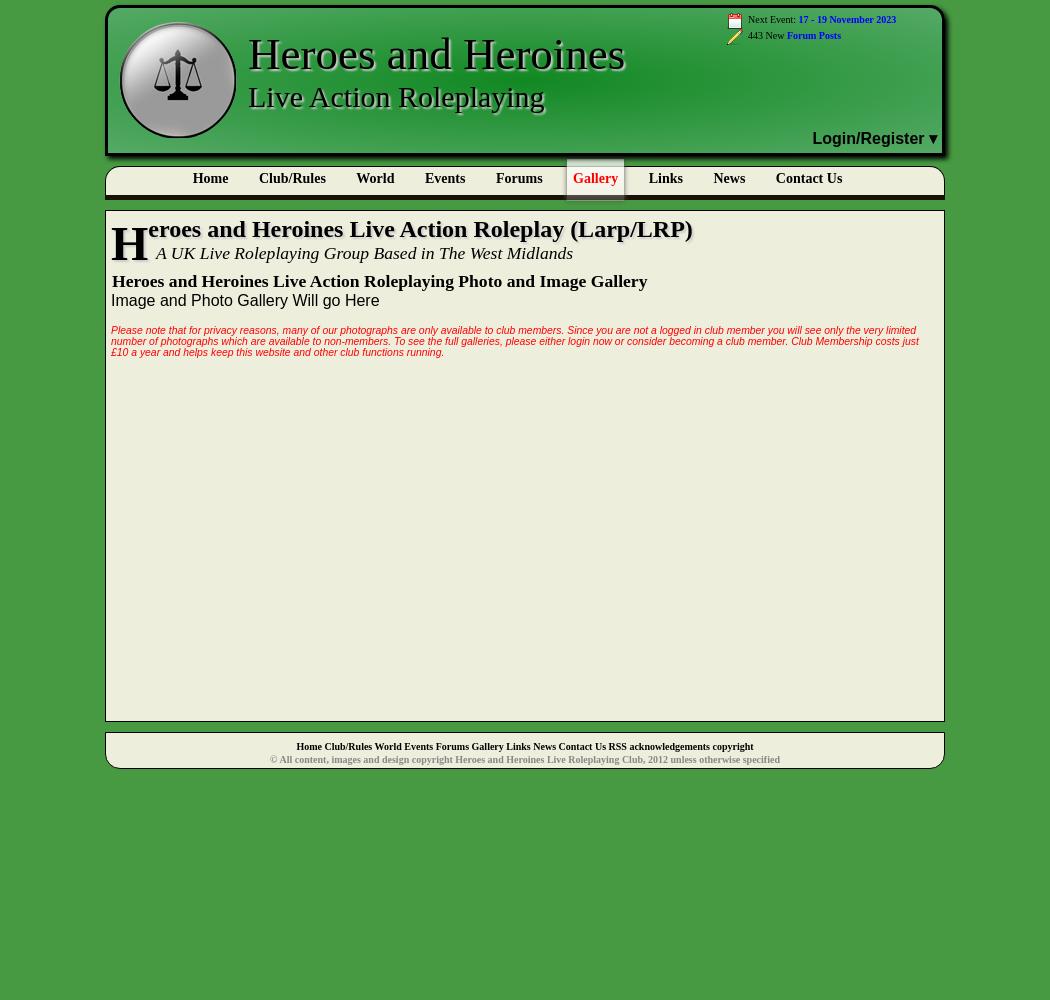 This screenshot has width=1050, height=1000. Describe the element at coordinates (156, 242) in the screenshot. I see `'Heroes'` at that location.